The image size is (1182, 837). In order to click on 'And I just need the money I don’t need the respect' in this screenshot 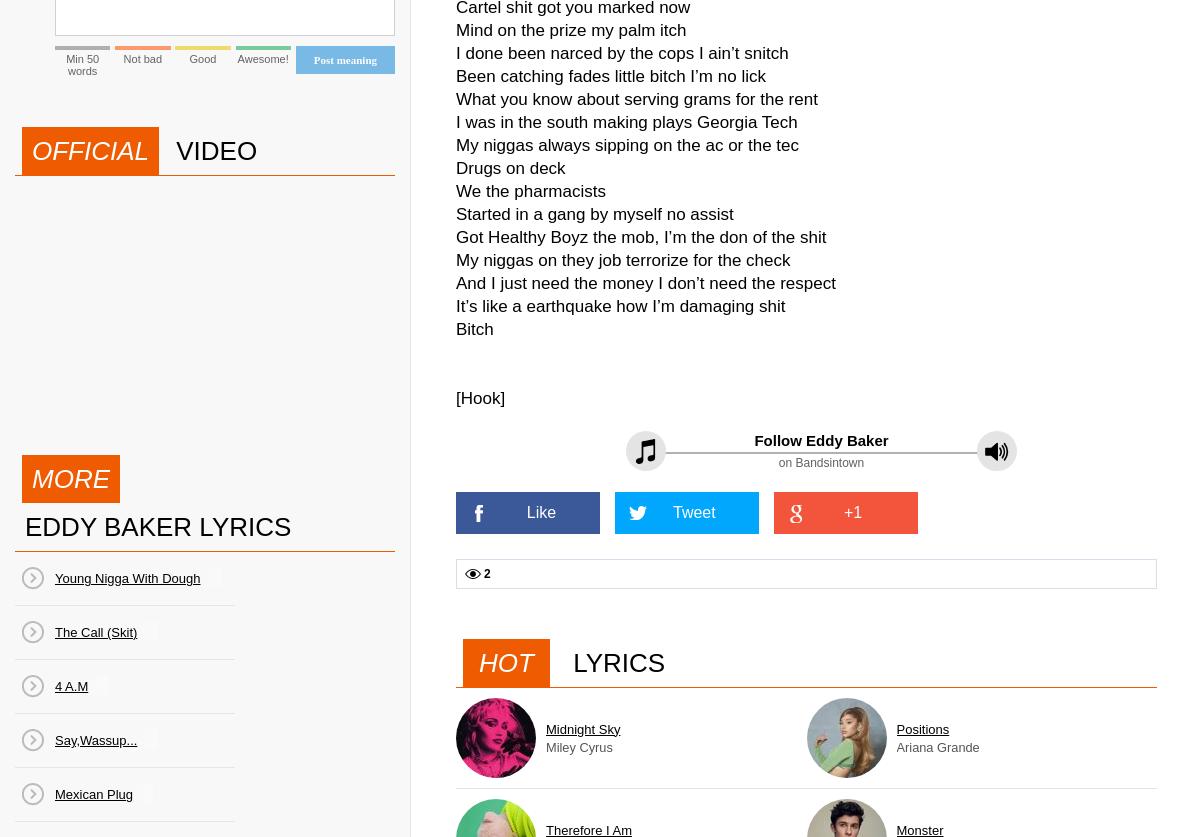, I will do `click(644, 283)`.